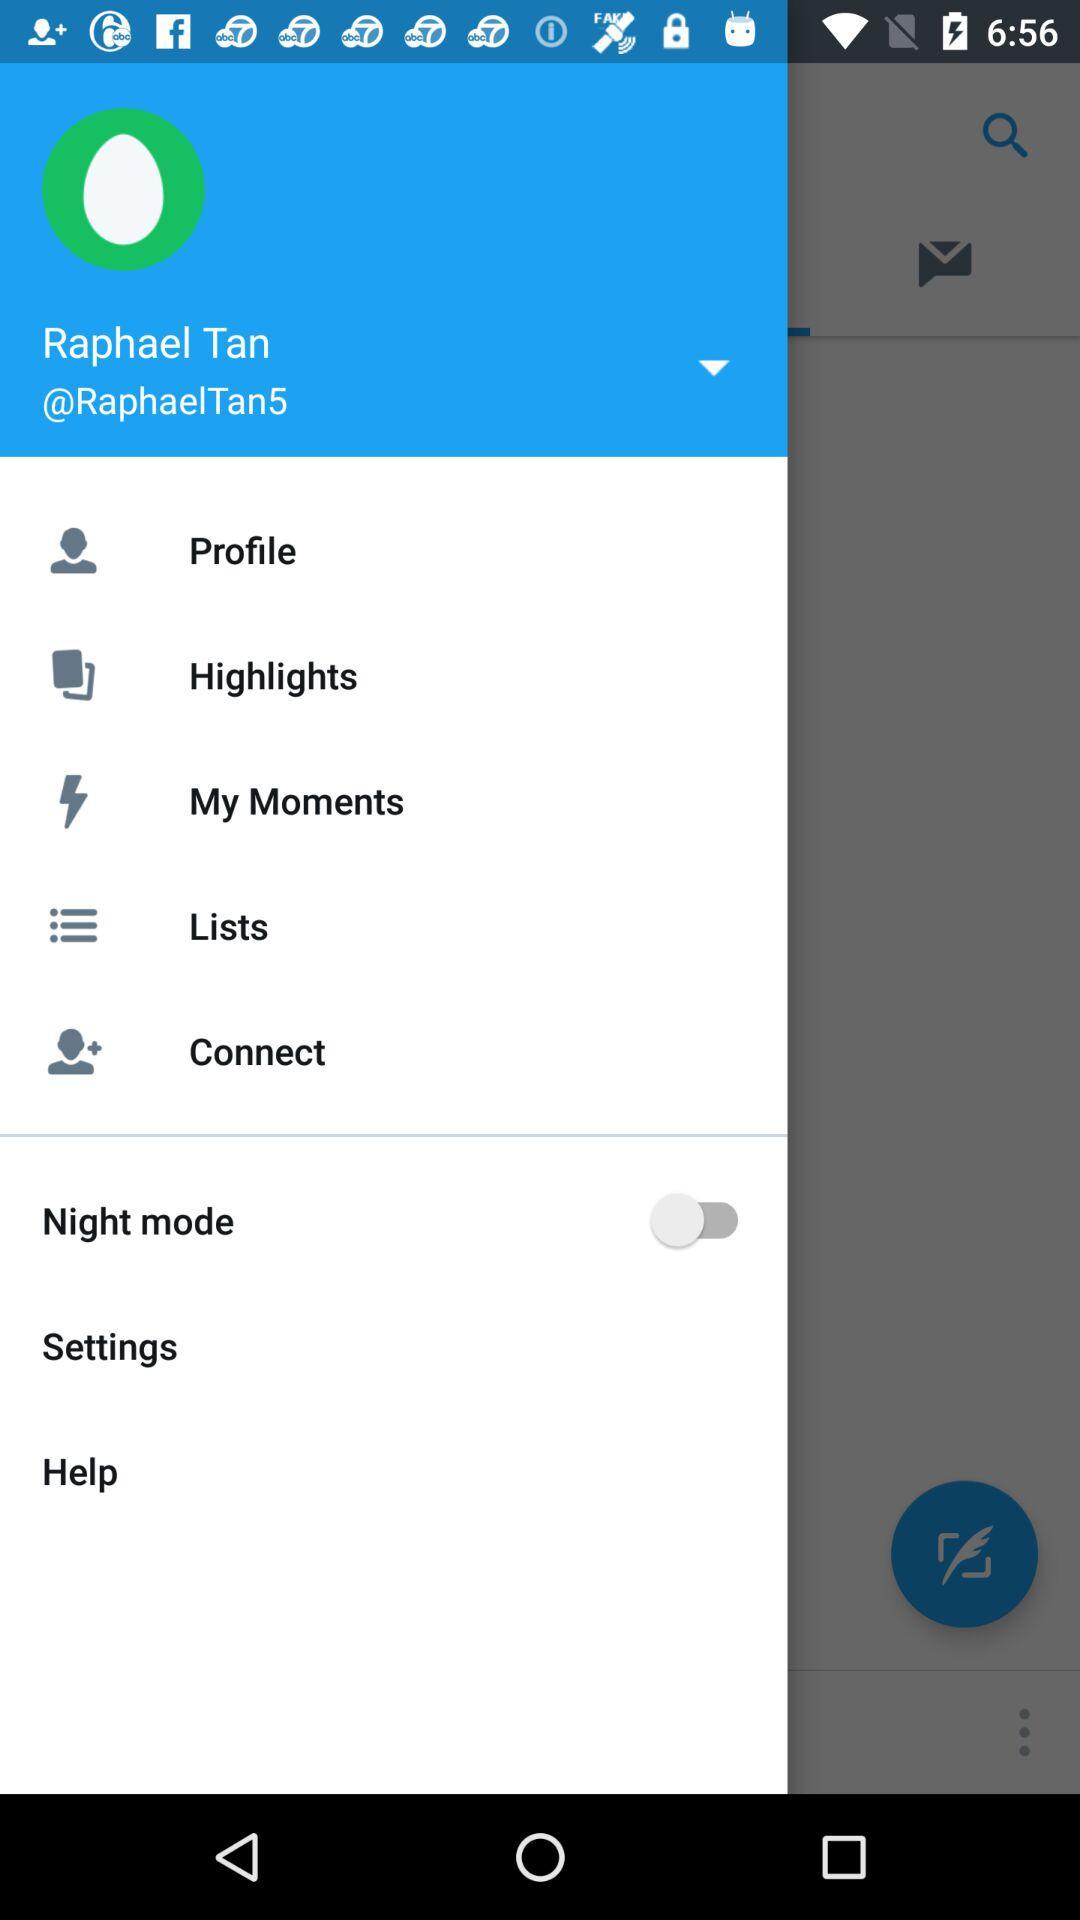 The height and width of the screenshot is (1920, 1080). I want to click on the more icon, so click(1024, 1731).